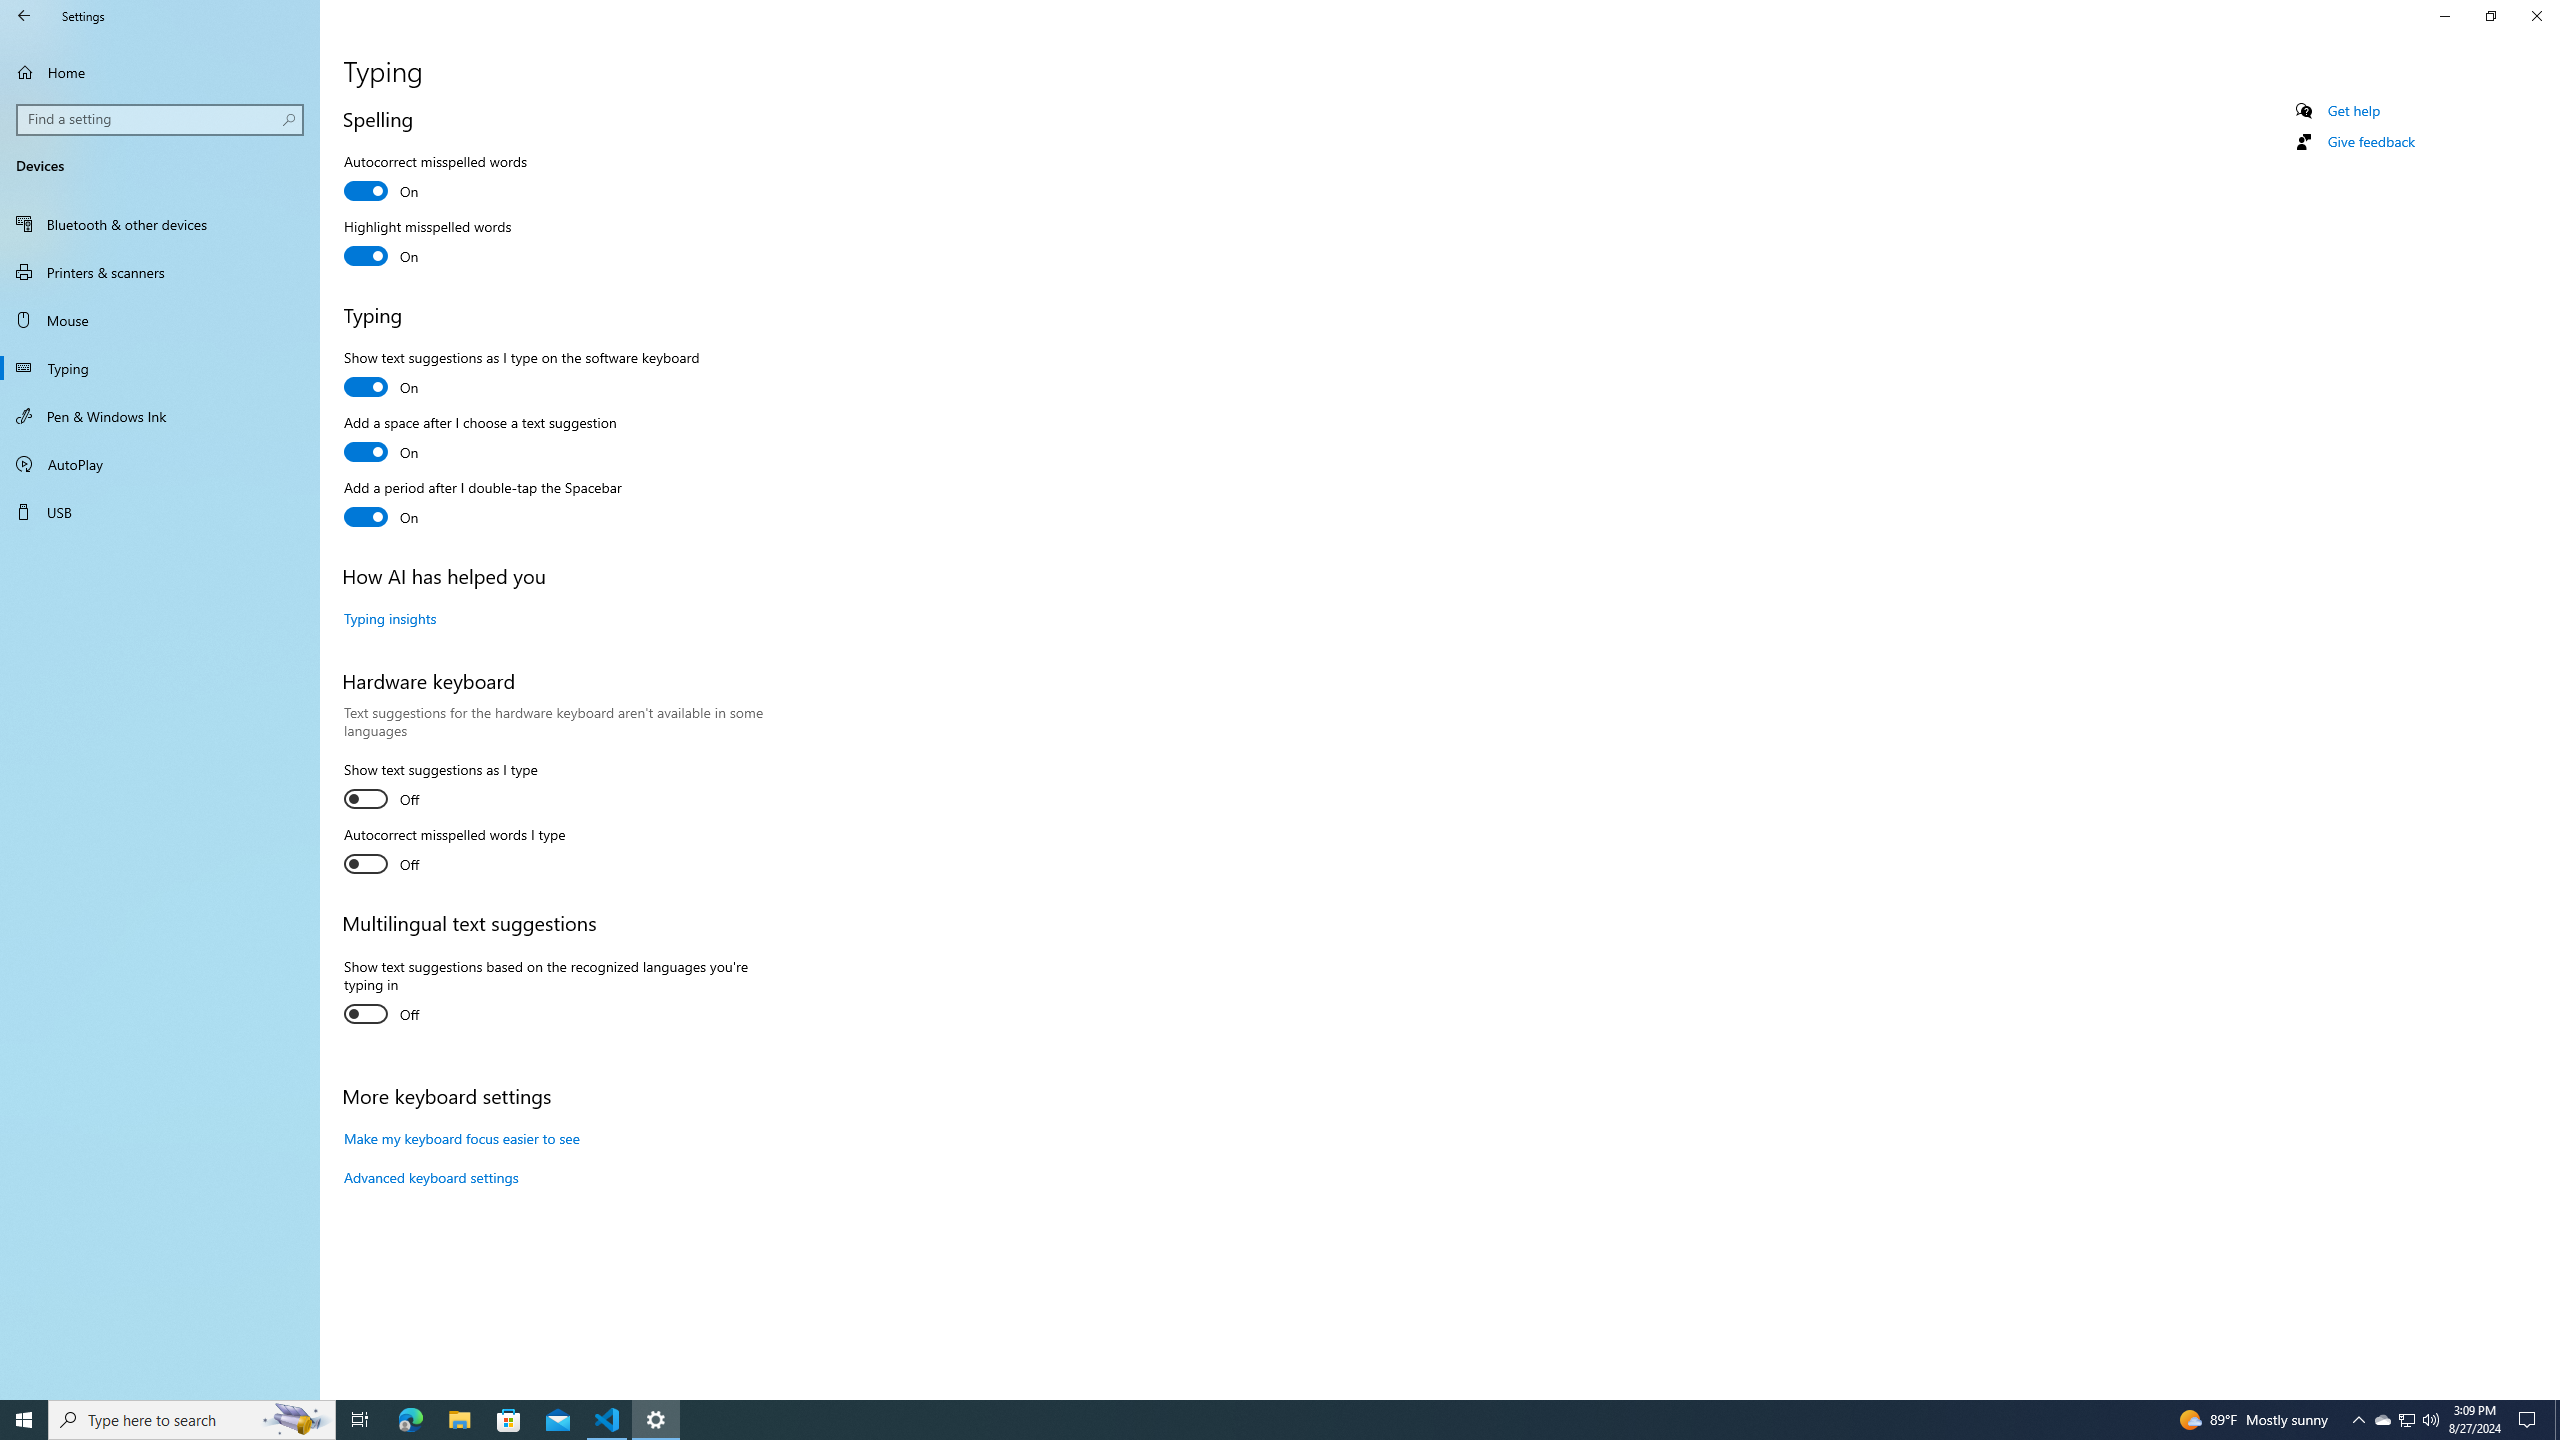  What do you see at coordinates (458, 1418) in the screenshot?
I see `'File Explorer'` at bounding box center [458, 1418].